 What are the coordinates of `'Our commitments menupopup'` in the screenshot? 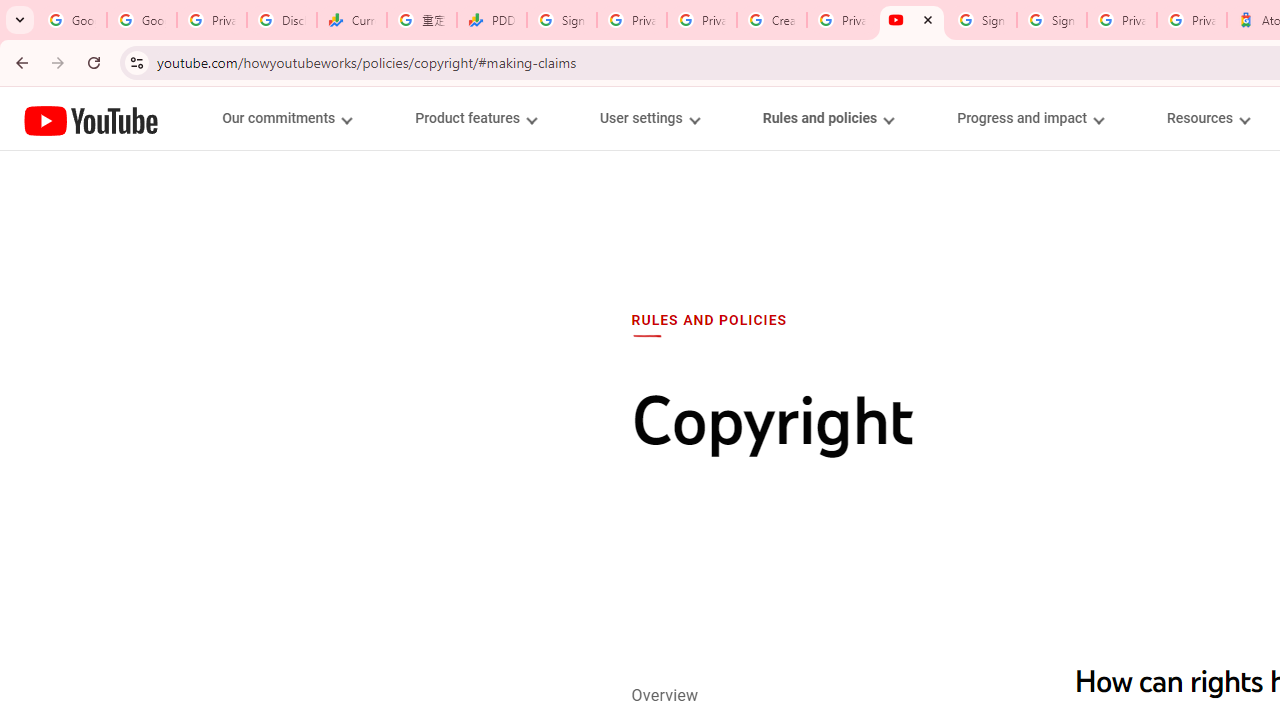 It's located at (285, 118).